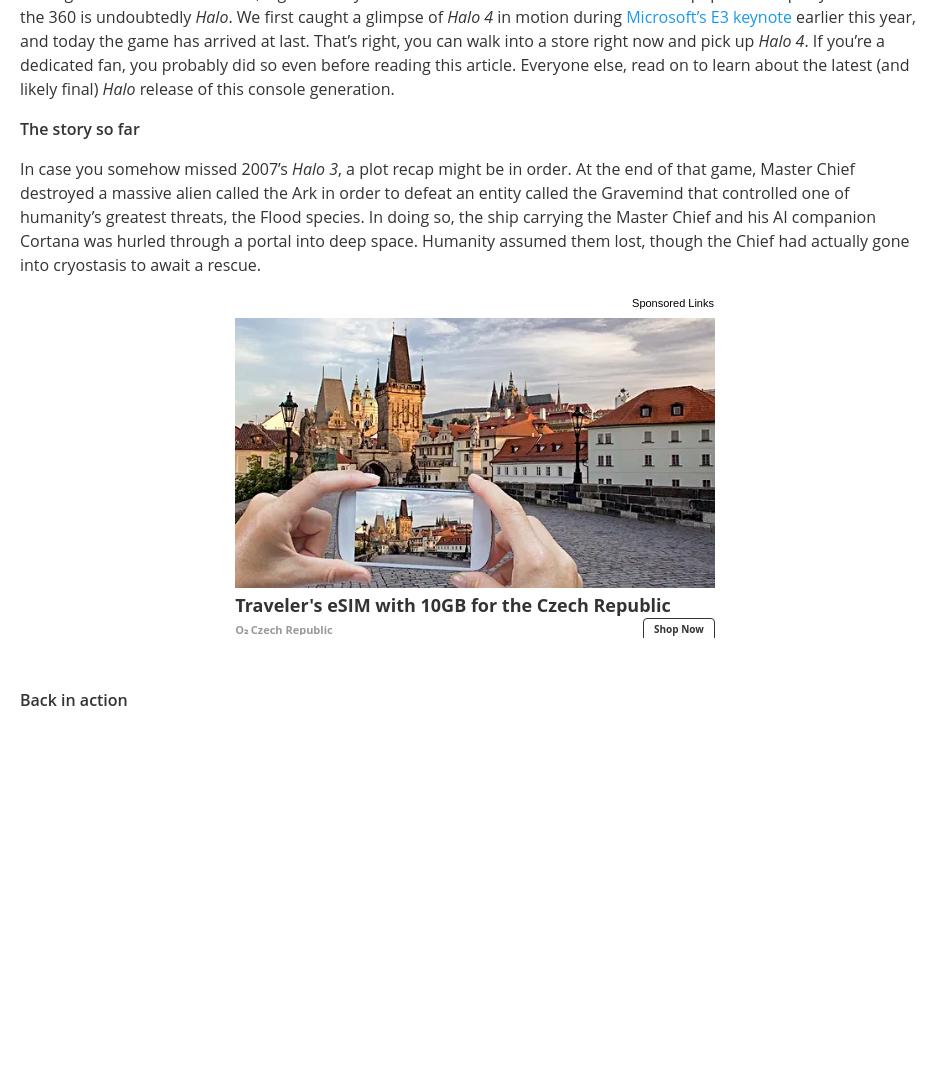  Describe the element at coordinates (463, 63) in the screenshot. I see `'. If you’re a dedicated fan, you probably did so even before reading this article. Everyone else, read on to learn about the latest (and likely final)'` at that location.